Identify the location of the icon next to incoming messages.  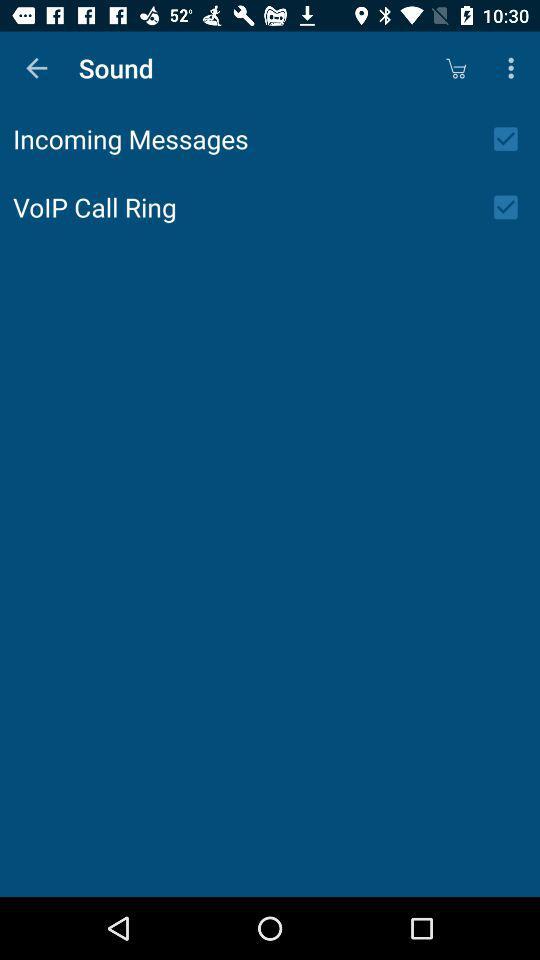
(512, 138).